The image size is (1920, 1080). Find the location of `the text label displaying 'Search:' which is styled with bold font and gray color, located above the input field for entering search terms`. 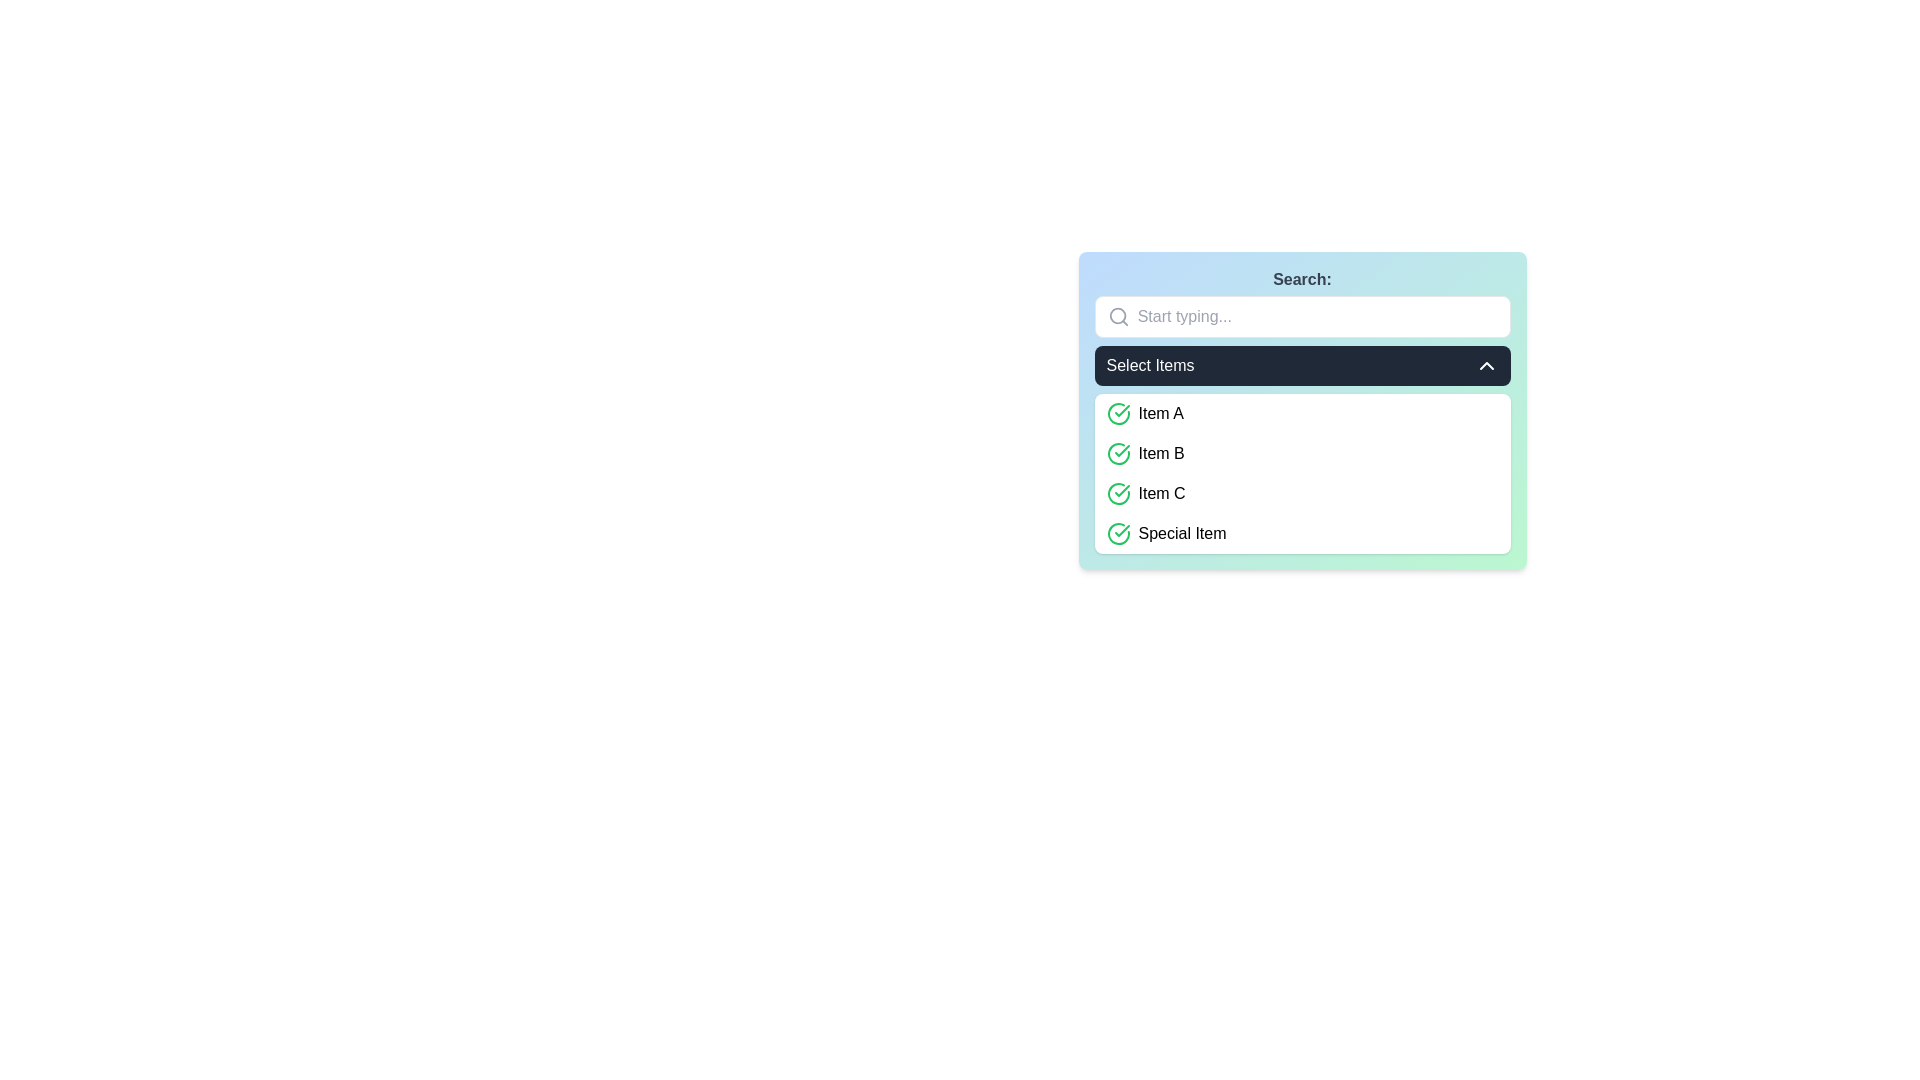

the text label displaying 'Search:' which is styled with bold font and gray color, located above the input field for entering search terms is located at coordinates (1302, 280).